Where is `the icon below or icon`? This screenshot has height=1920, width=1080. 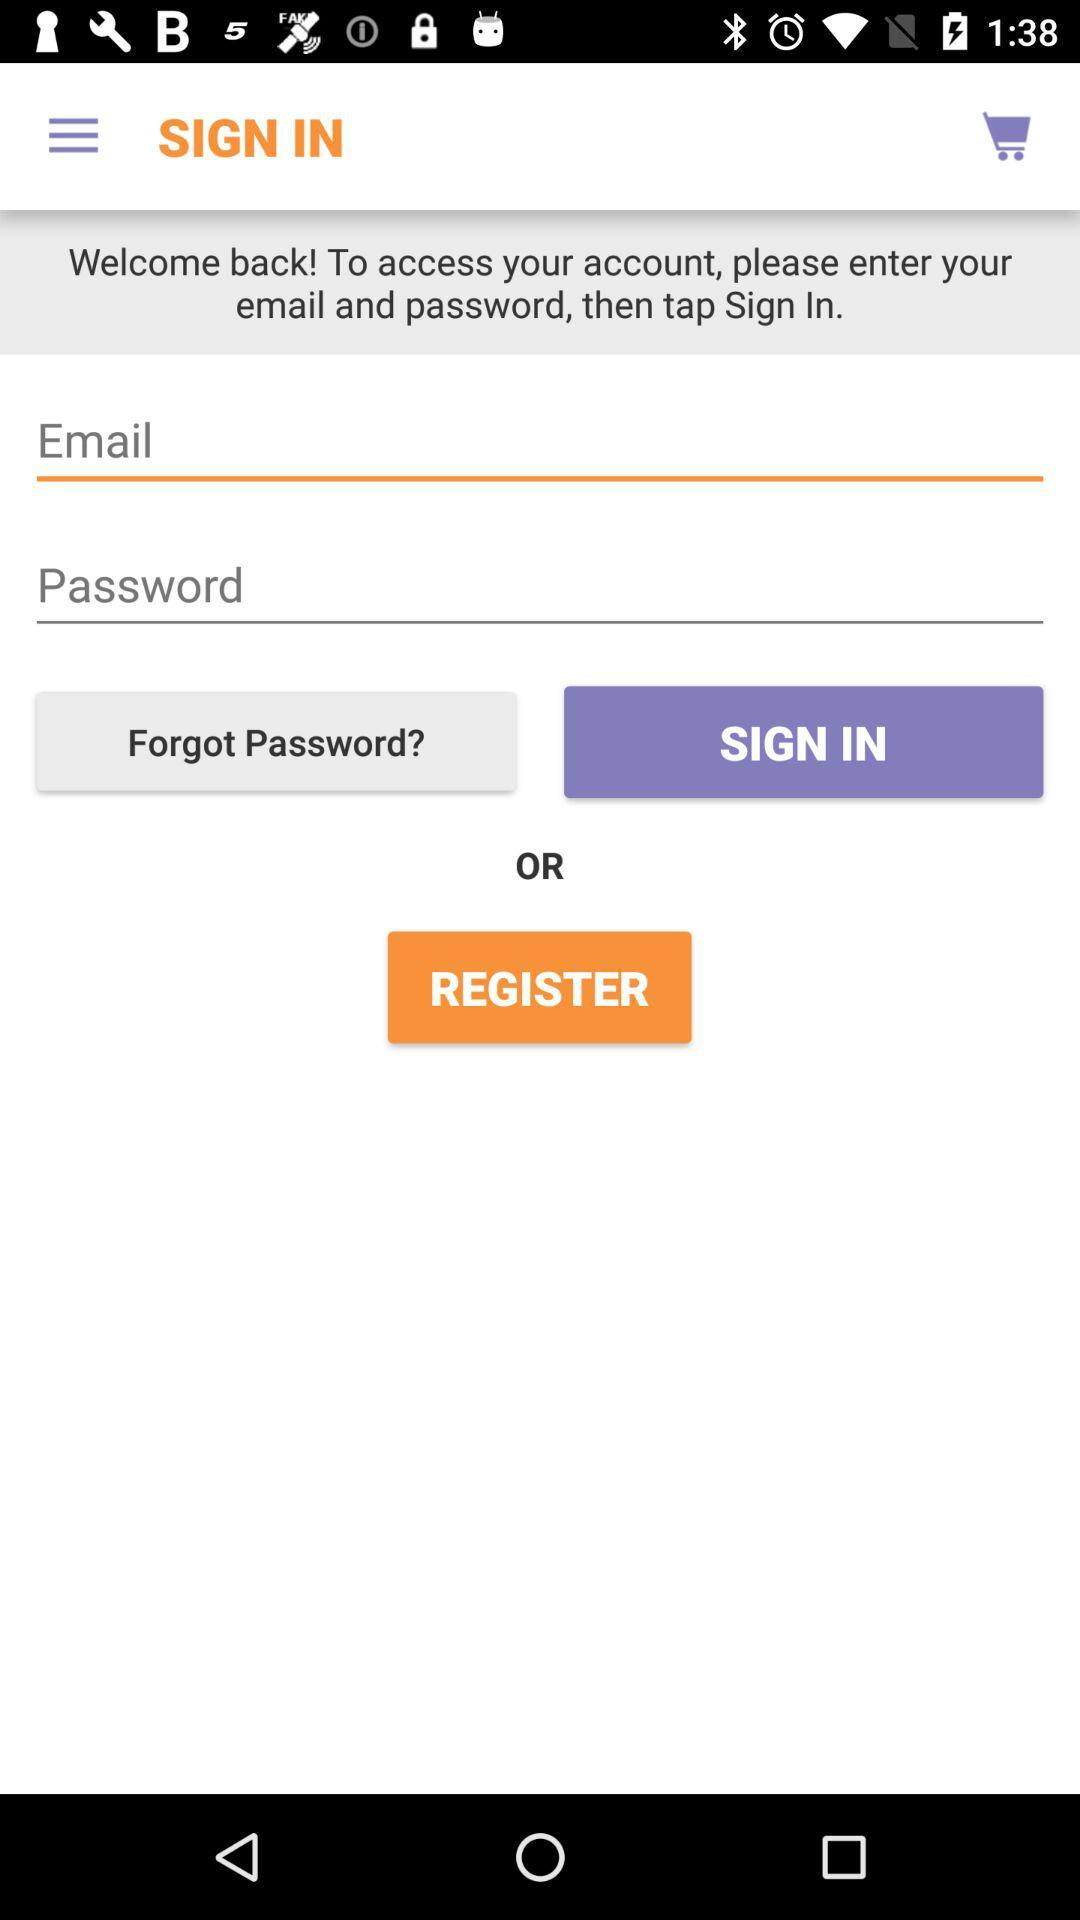 the icon below or icon is located at coordinates (538, 987).